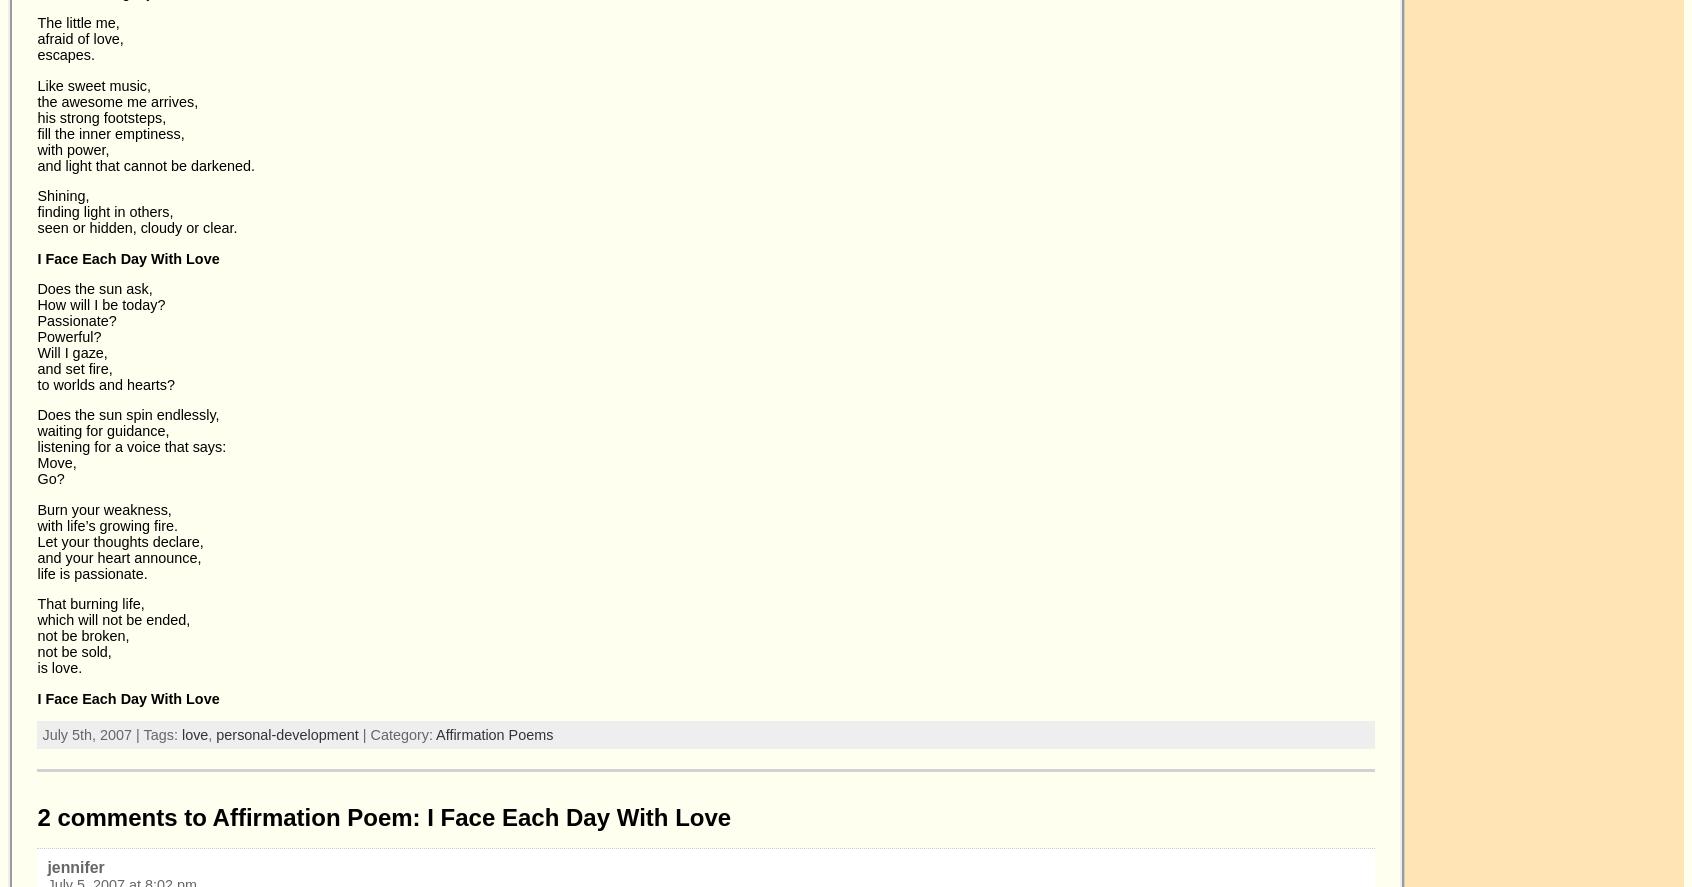  Describe the element at coordinates (36, 415) in the screenshot. I see `'Does the sun spin endlessly,'` at that location.